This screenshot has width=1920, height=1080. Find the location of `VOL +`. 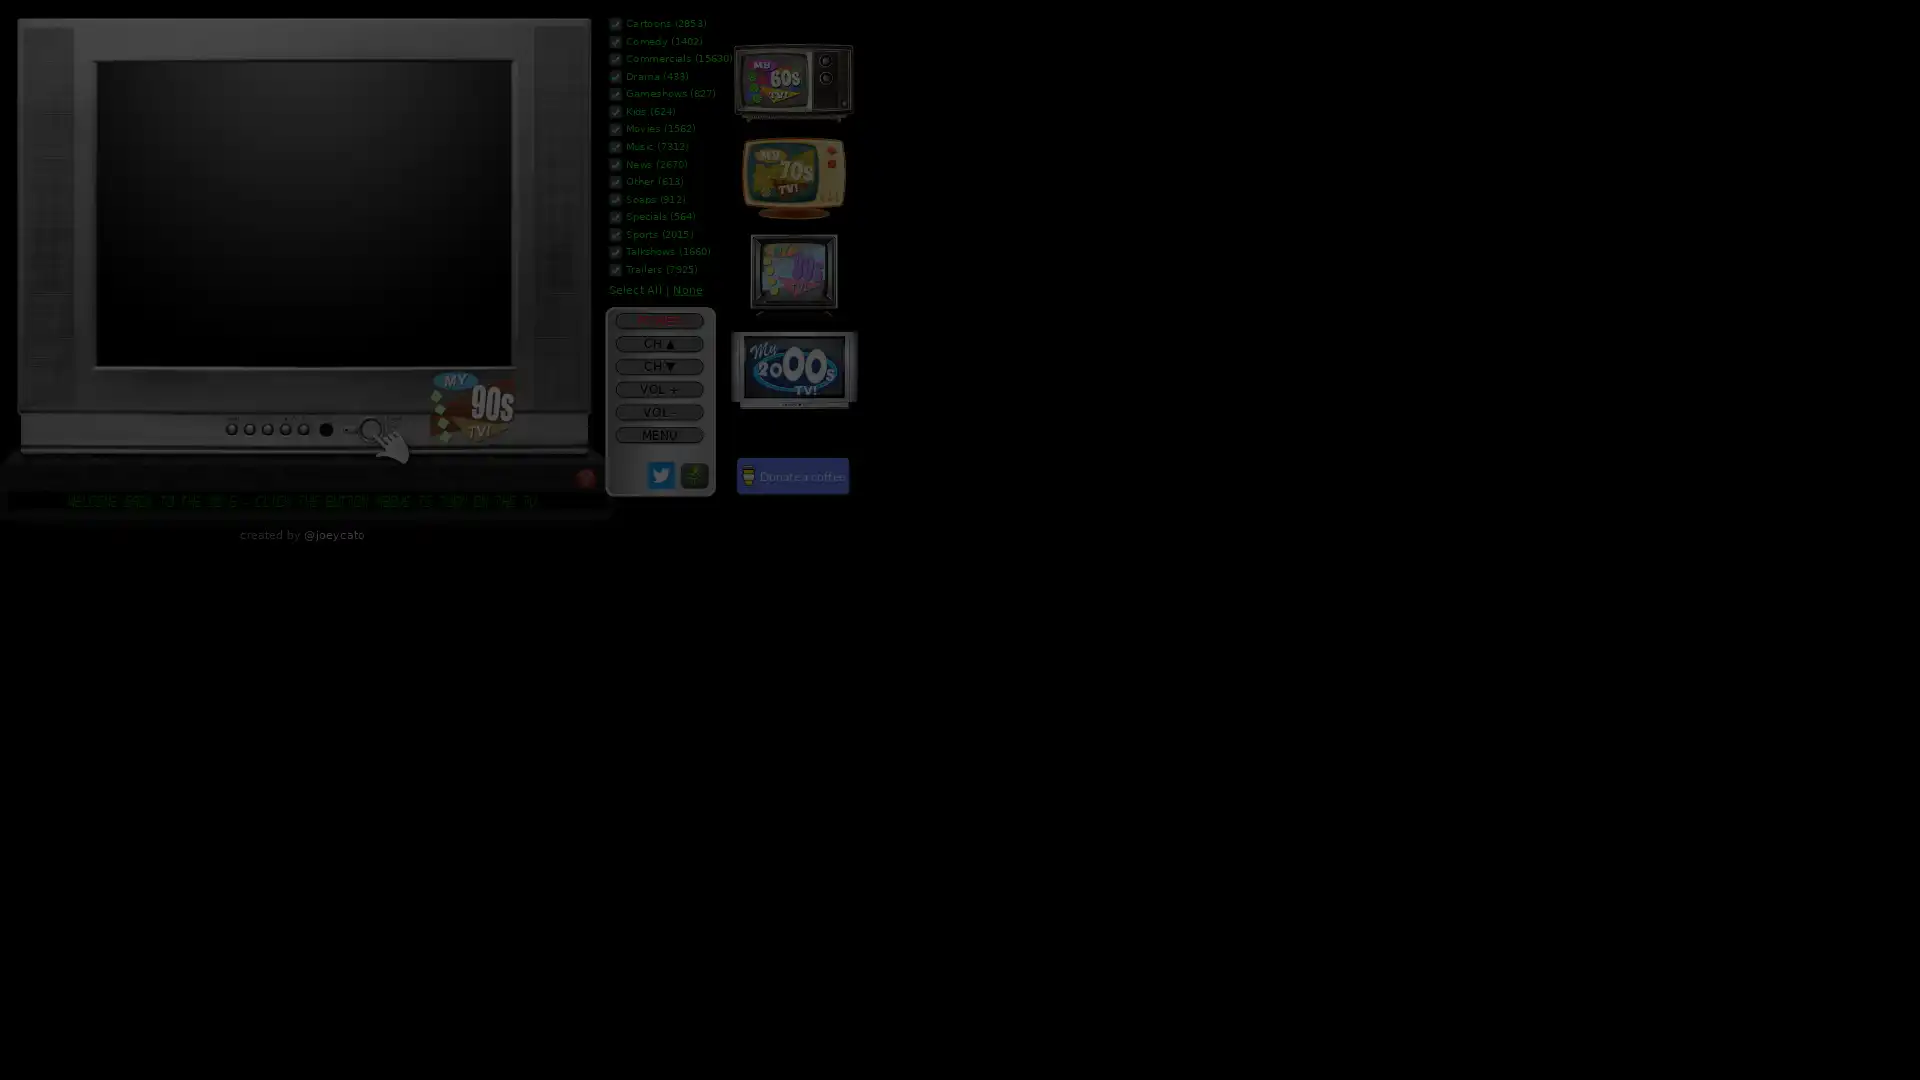

VOL + is located at coordinates (658, 389).